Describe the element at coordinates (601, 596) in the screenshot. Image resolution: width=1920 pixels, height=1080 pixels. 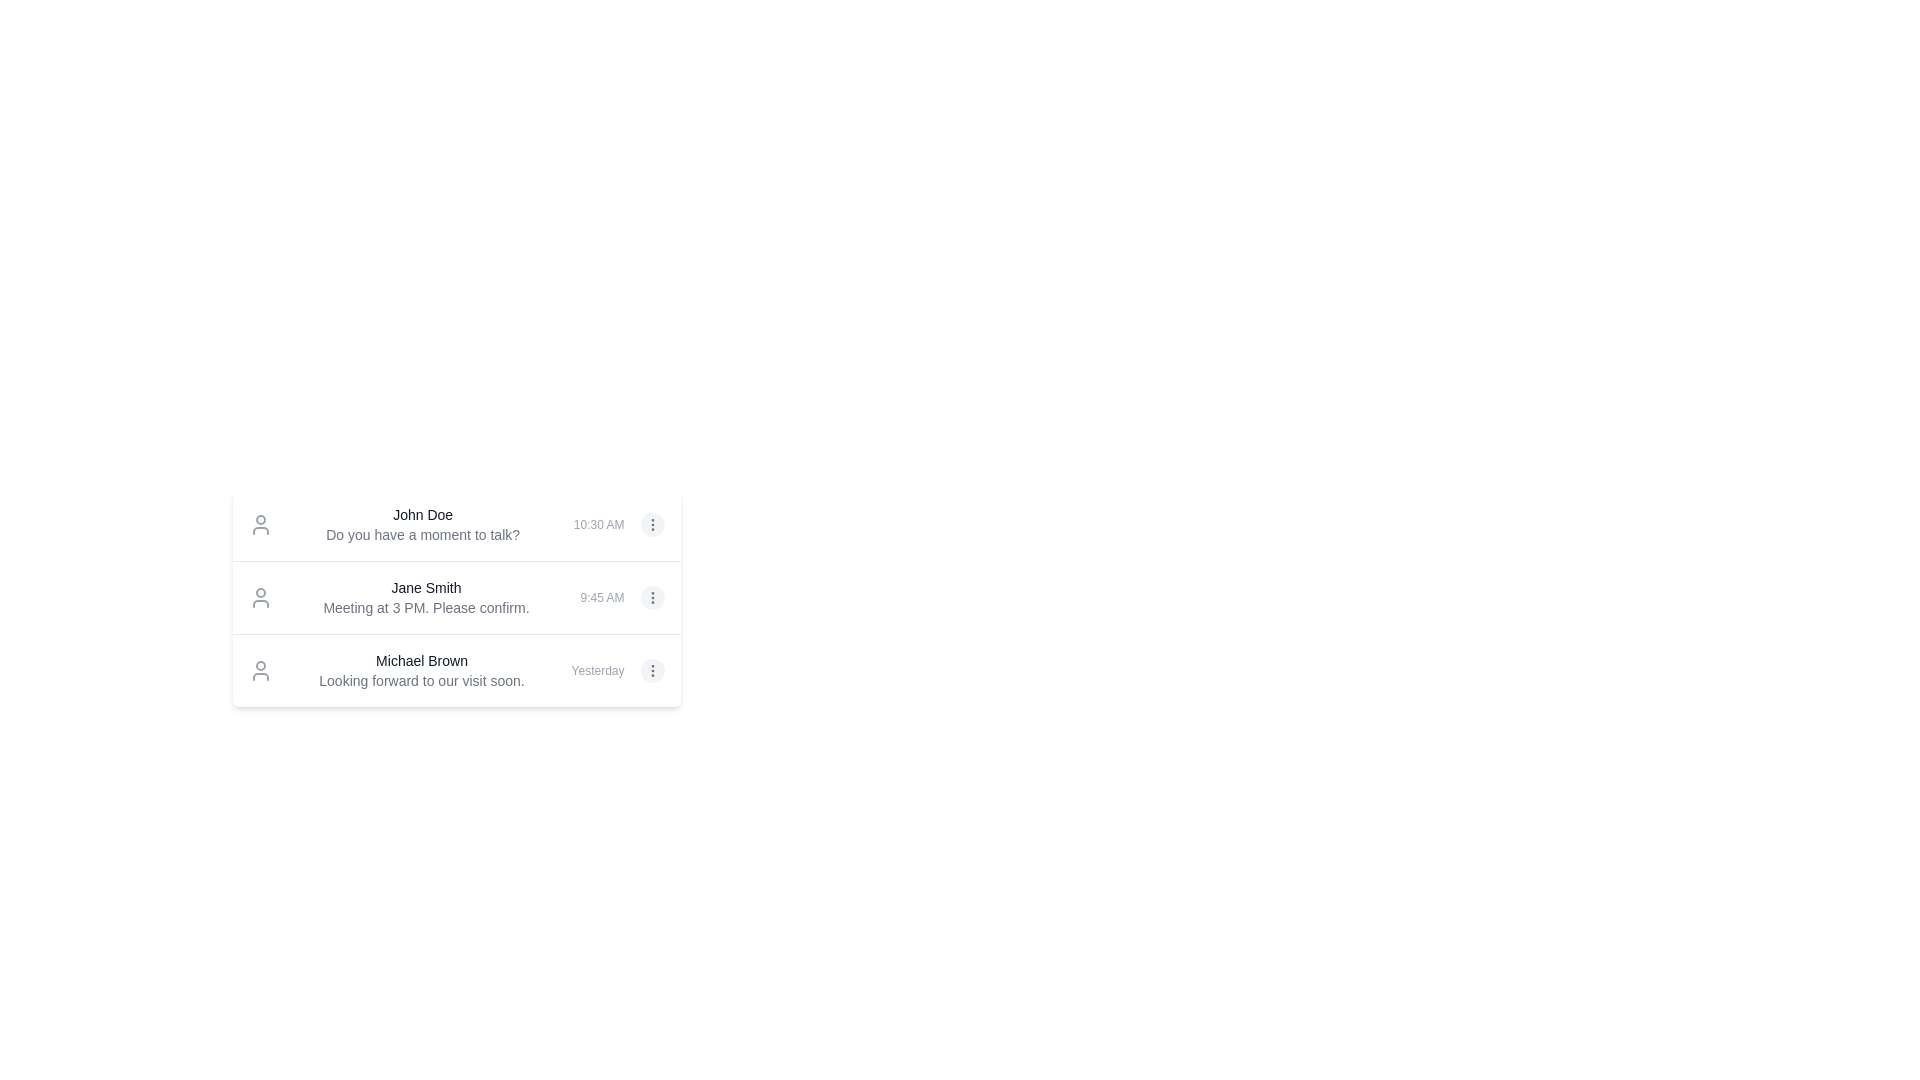
I see `timestamp value displayed in the text label that shows '9:45 AM', which is styled with a small font size and gray color, located to the right of 'Jane Smith' and the message preview text` at that location.